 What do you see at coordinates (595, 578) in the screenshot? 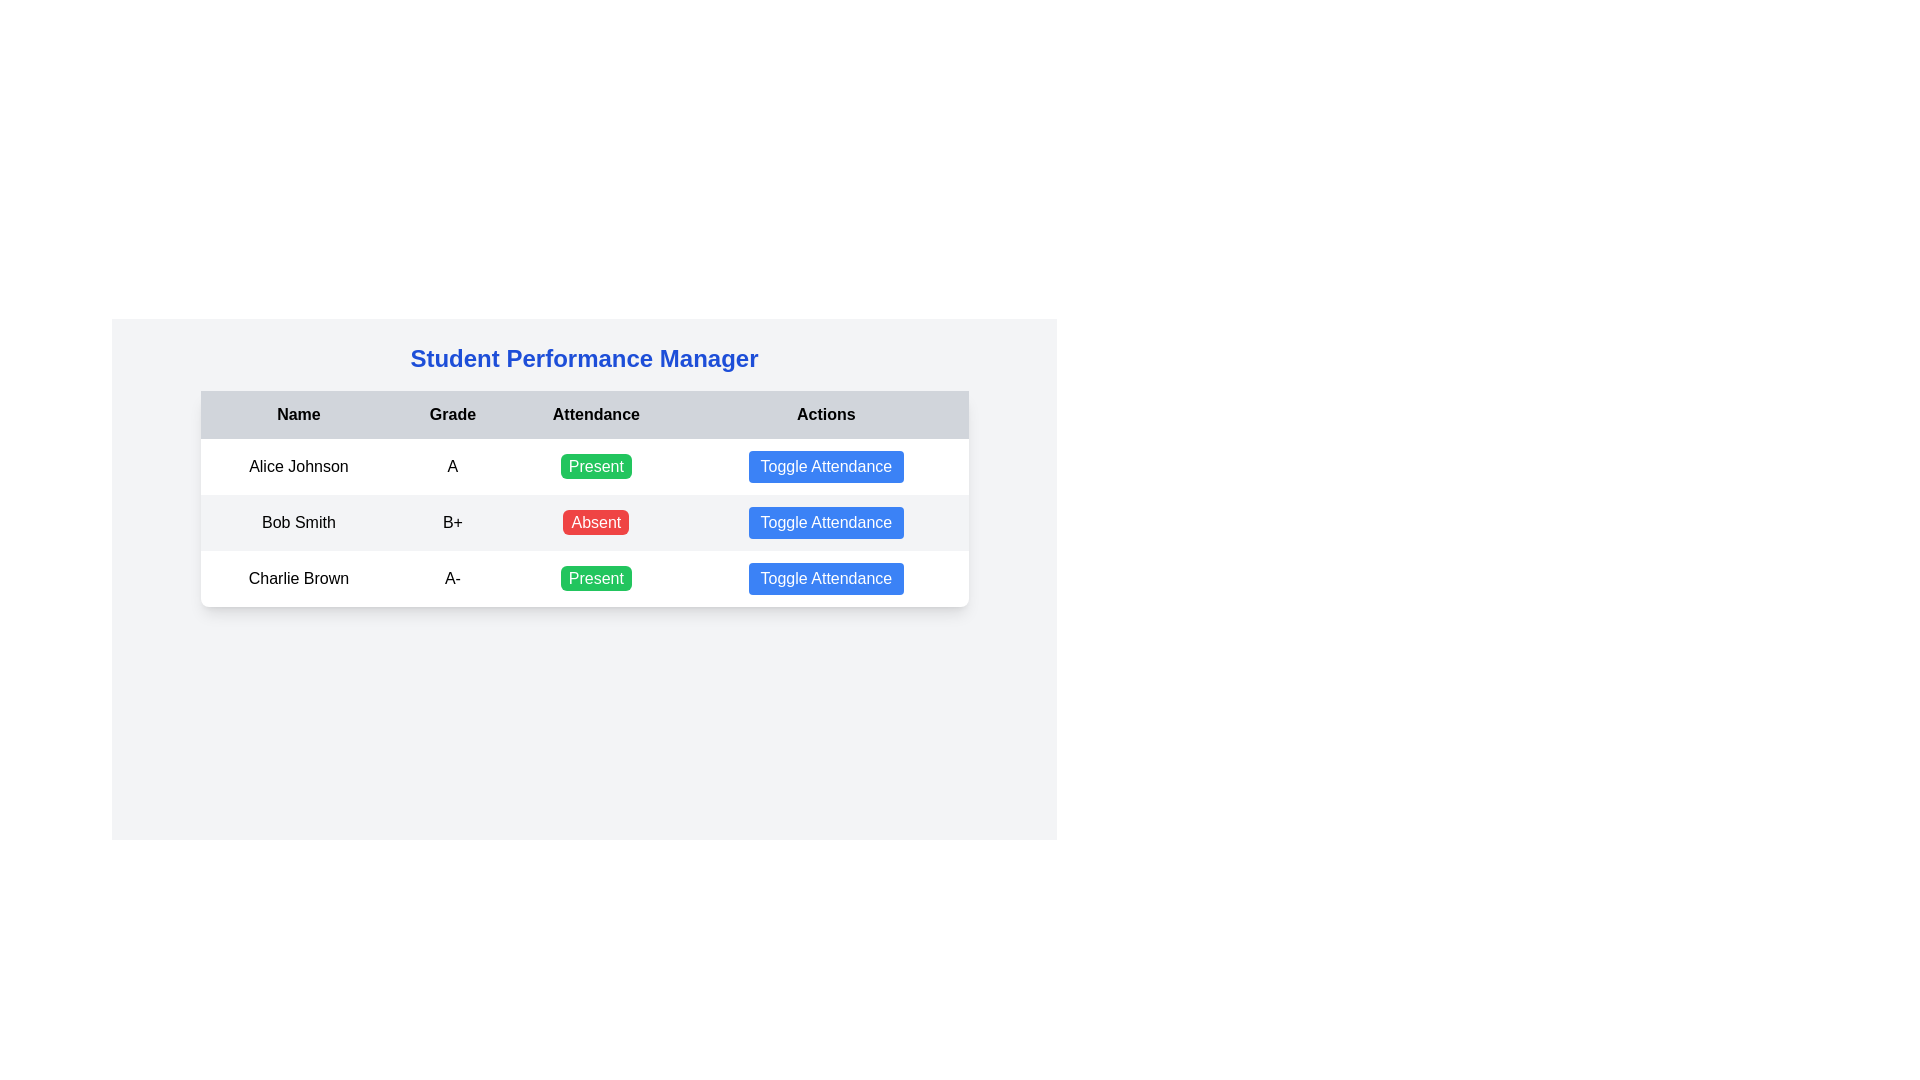
I see `the static text label indicating the attendance status as 'Present' located in the 'Attendance' column of the third row, adjacent to 'Charlie Brown' and to the left of the 'Toggle Attendance' button` at bounding box center [595, 578].